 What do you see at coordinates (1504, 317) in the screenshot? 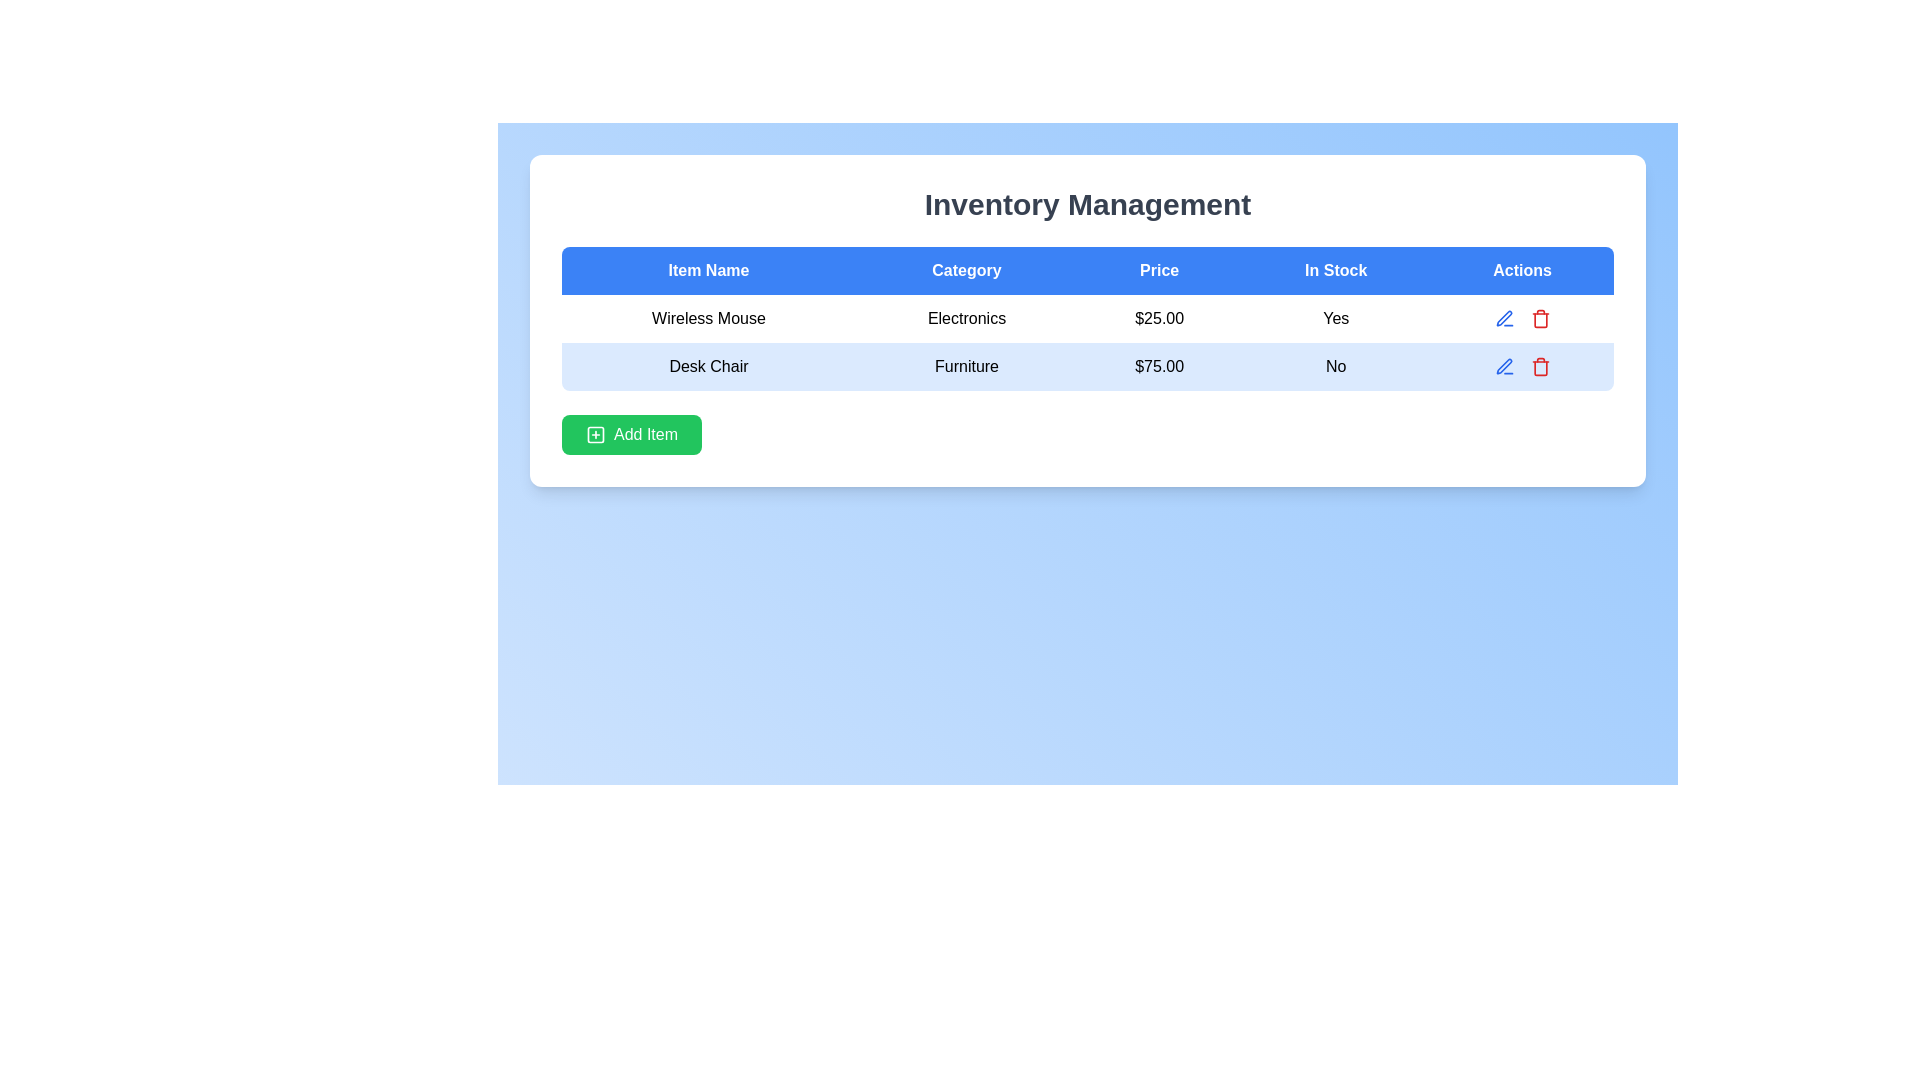
I see `the edit button located in the 'Actions' column of the second row of the table, which is to the left of the delete icon and aligned with the text 'Desk Chair'` at bounding box center [1504, 317].